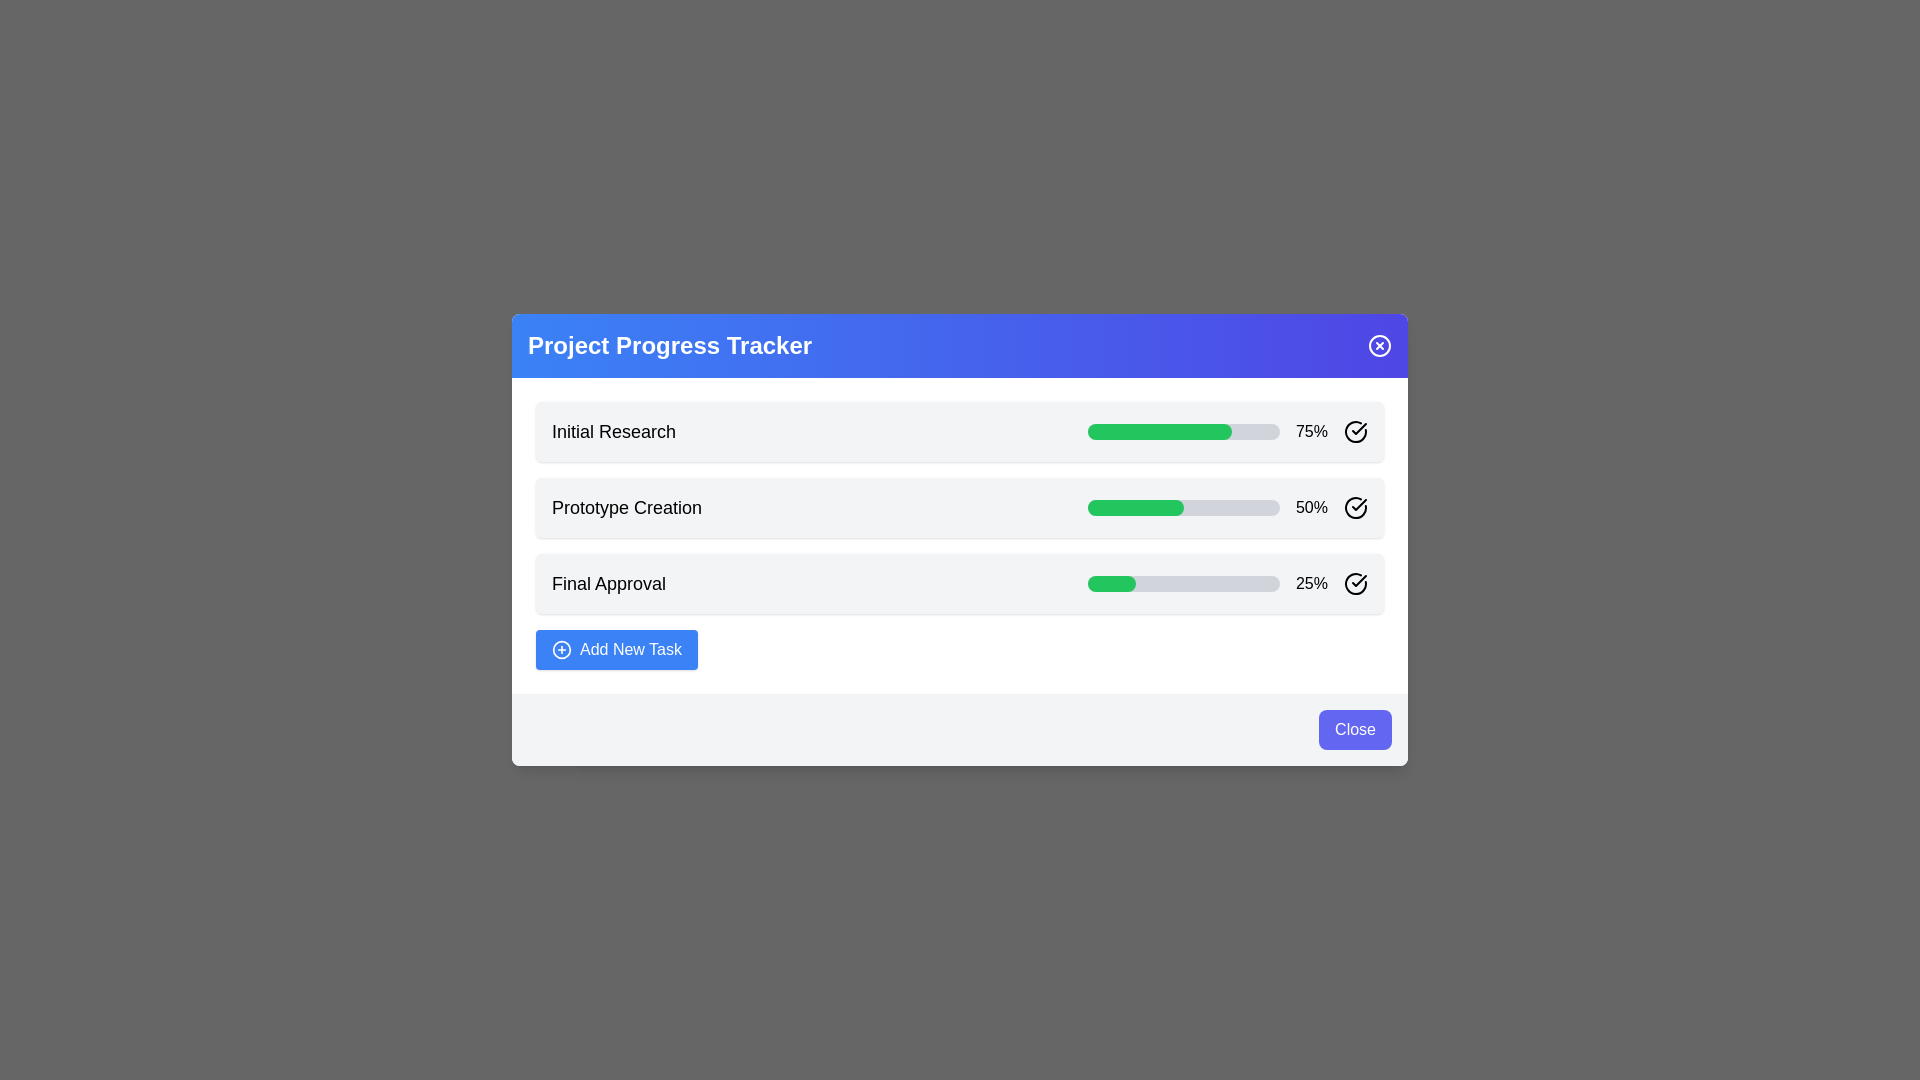 The width and height of the screenshot is (1920, 1080). Describe the element at coordinates (1356, 431) in the screenshot. I see `the circular checkmark icon with a light stroke color located to the right of the progress bar labeled '75%'` at that location.